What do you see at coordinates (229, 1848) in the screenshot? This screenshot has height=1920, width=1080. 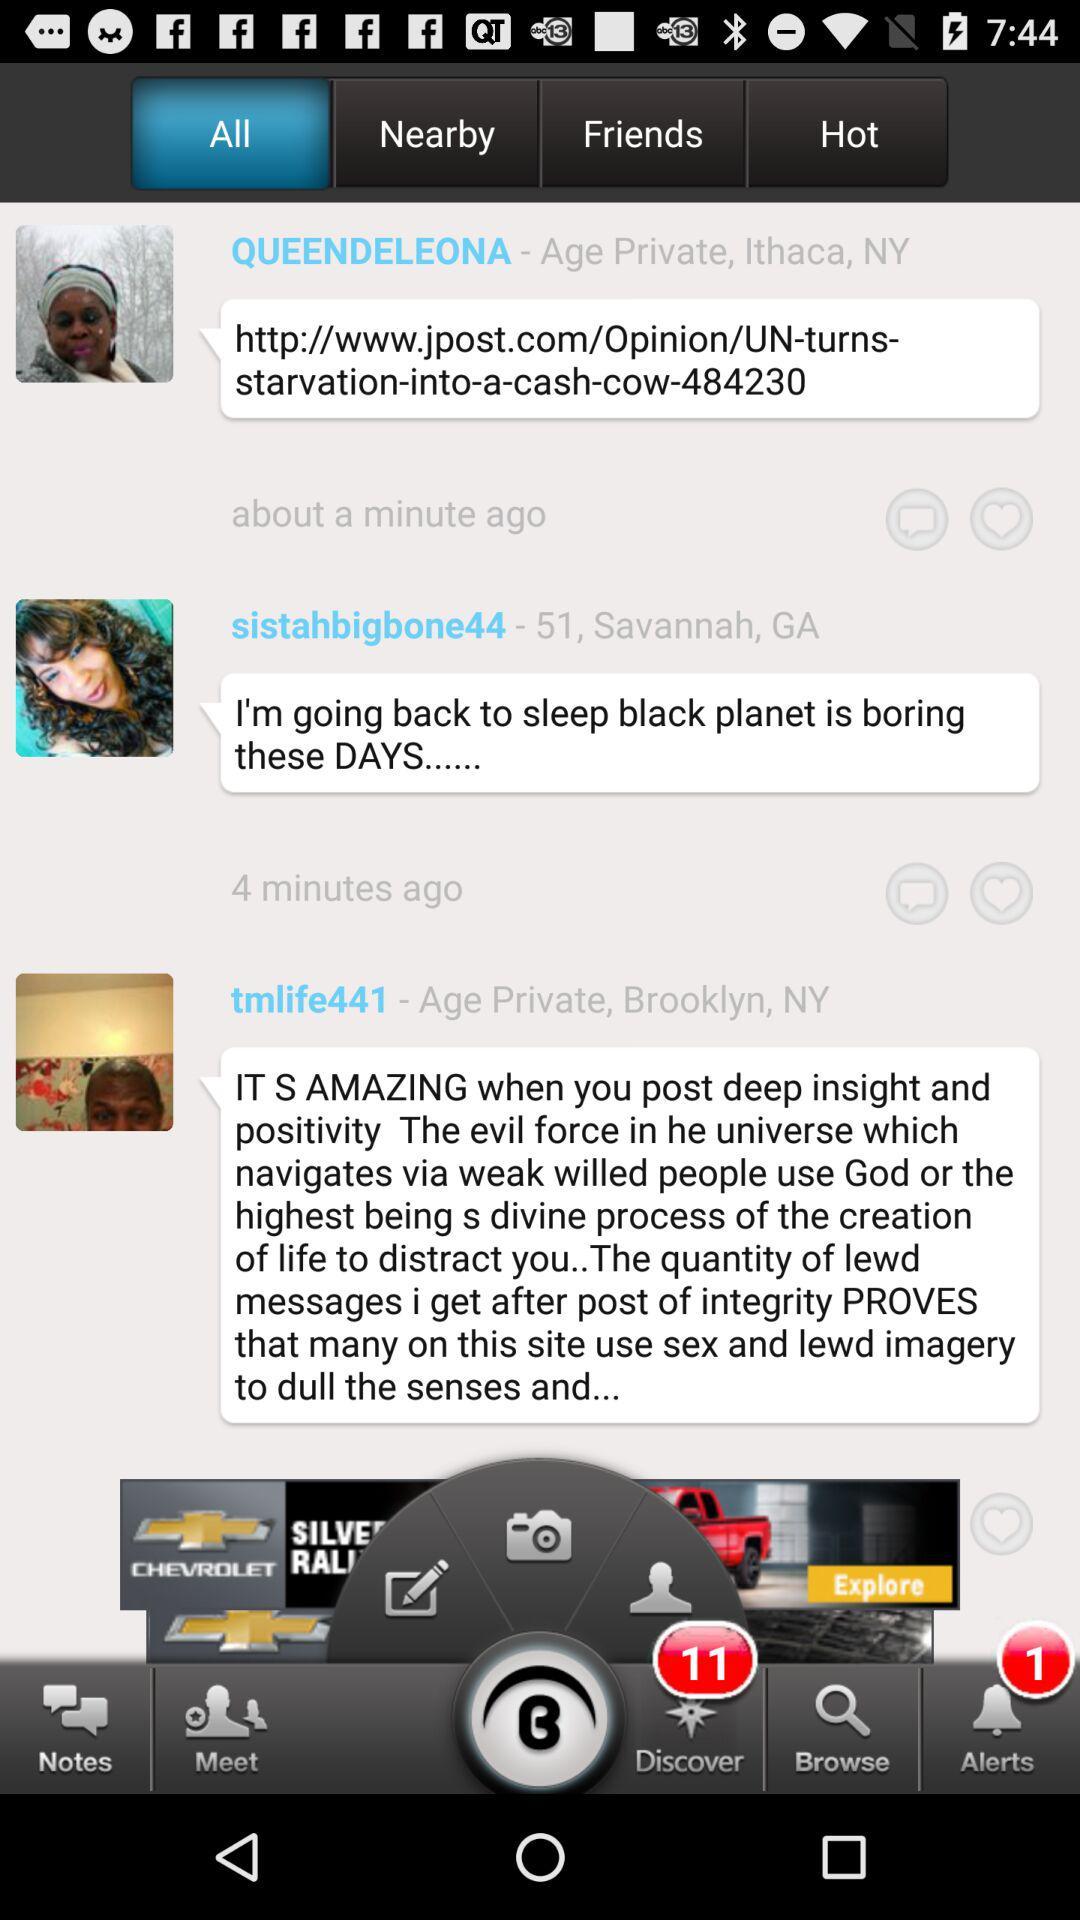 I see `the group icon` at bounding box center [229, 1848].